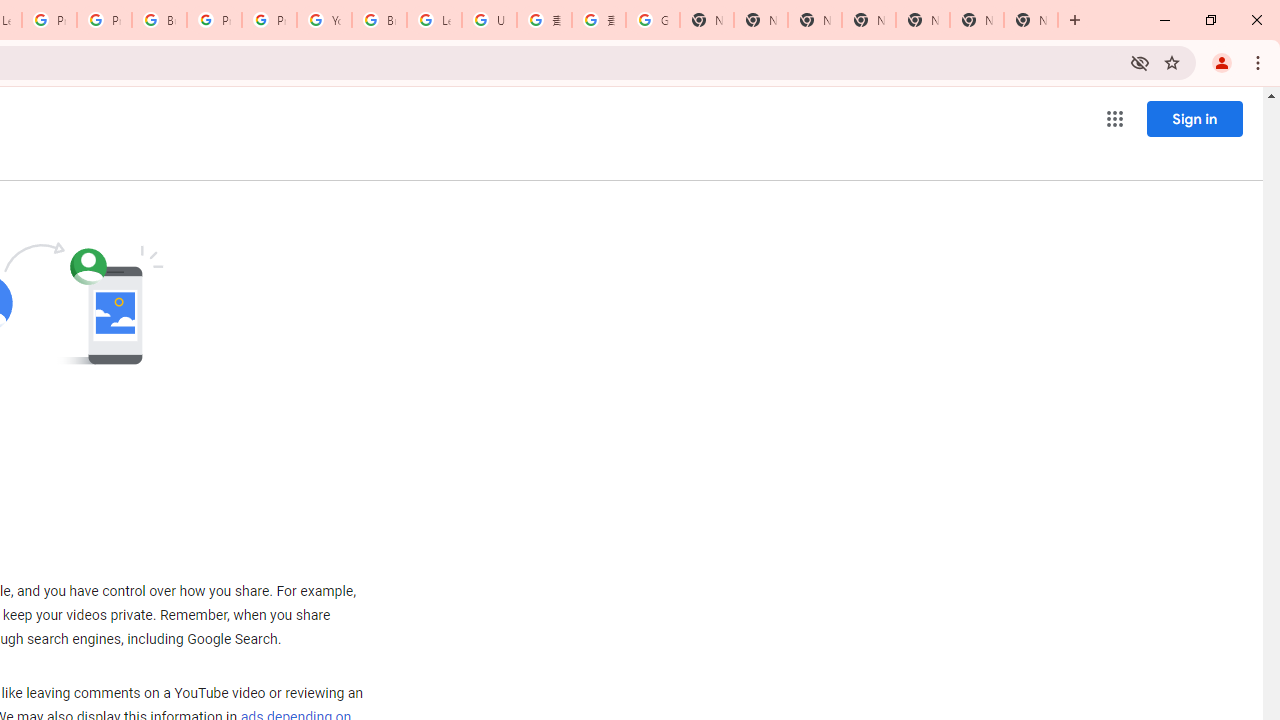 The image size is (1280, 720). Describe the element at coordinates (49, 20) in the screenshot. I see `'Privacy Help Center - Policies Help'` at that location.